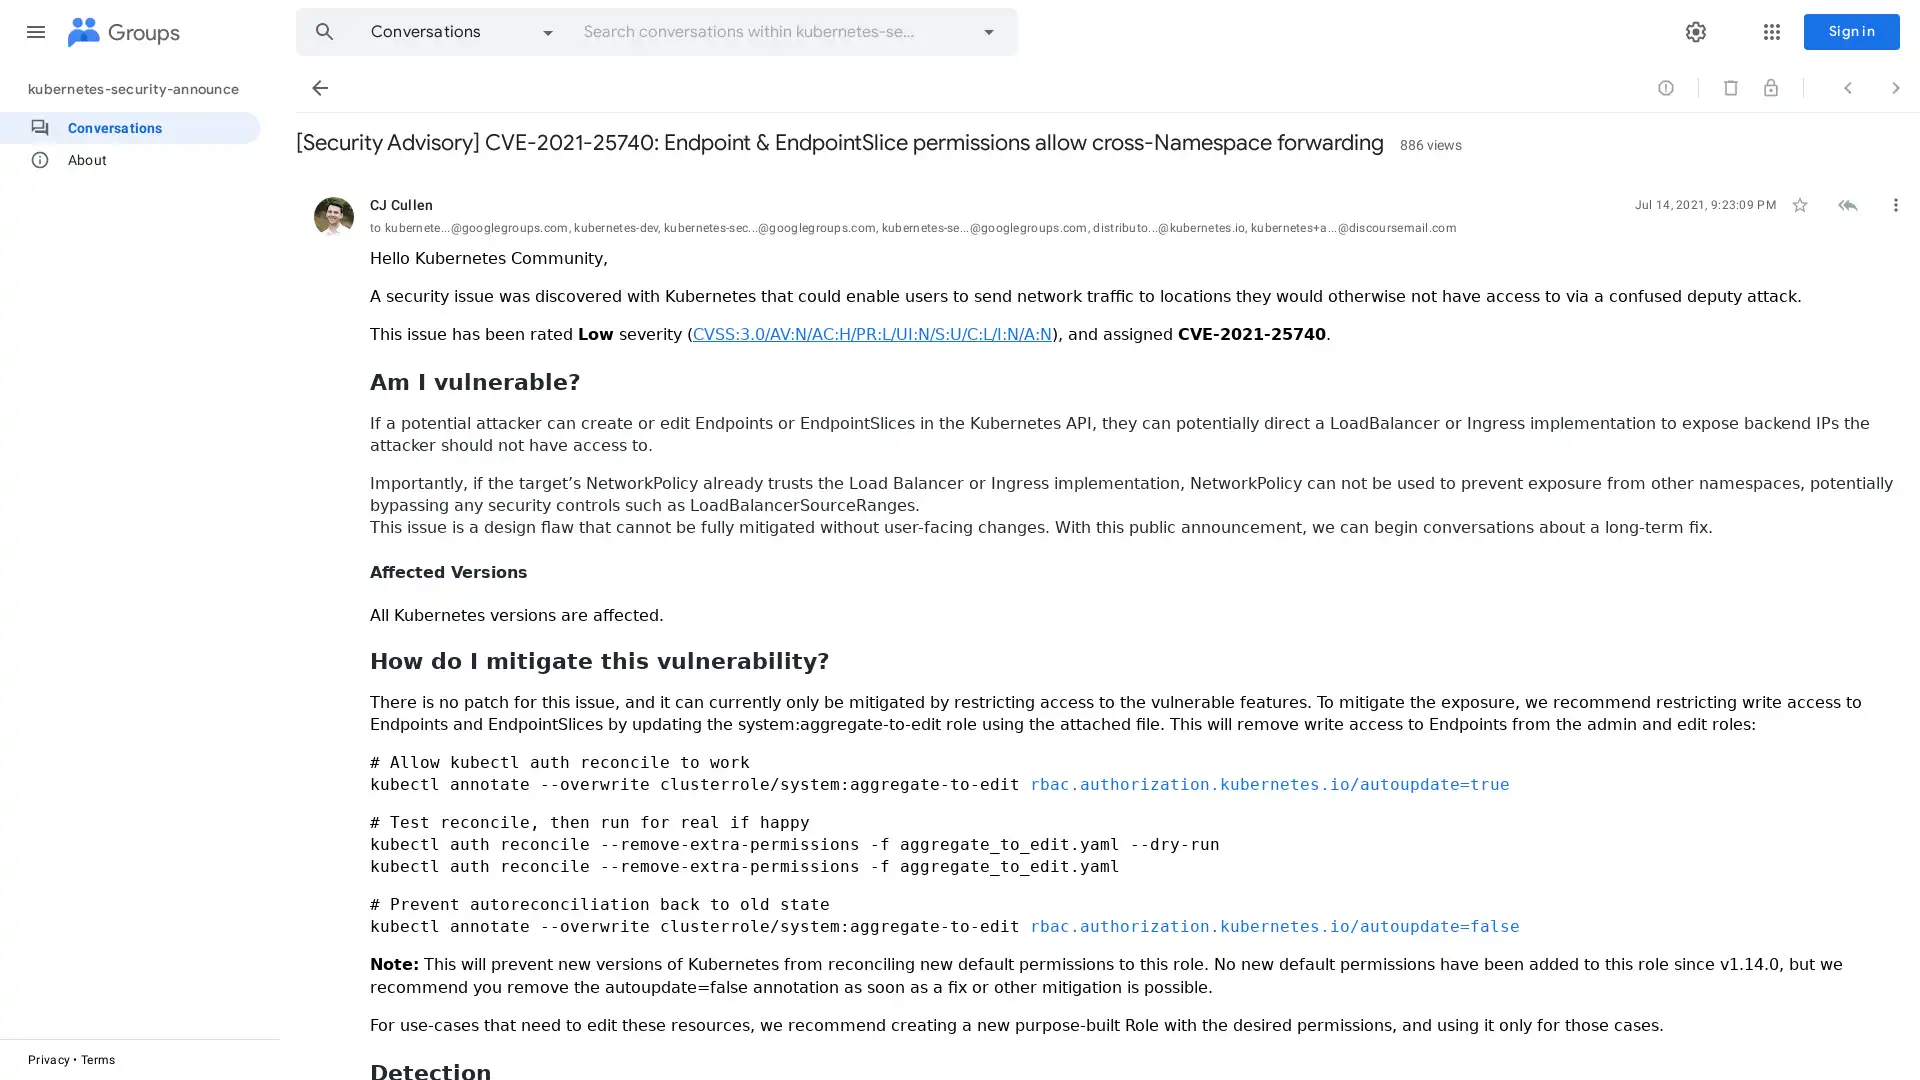 Image resolution: width=1920 pixels, height=1080 pixels. What do you see at coordinates (1665, 87) in the screenshot?
I see `Sign in to mark conversation as abuse` at bounding box center [1665, 87].